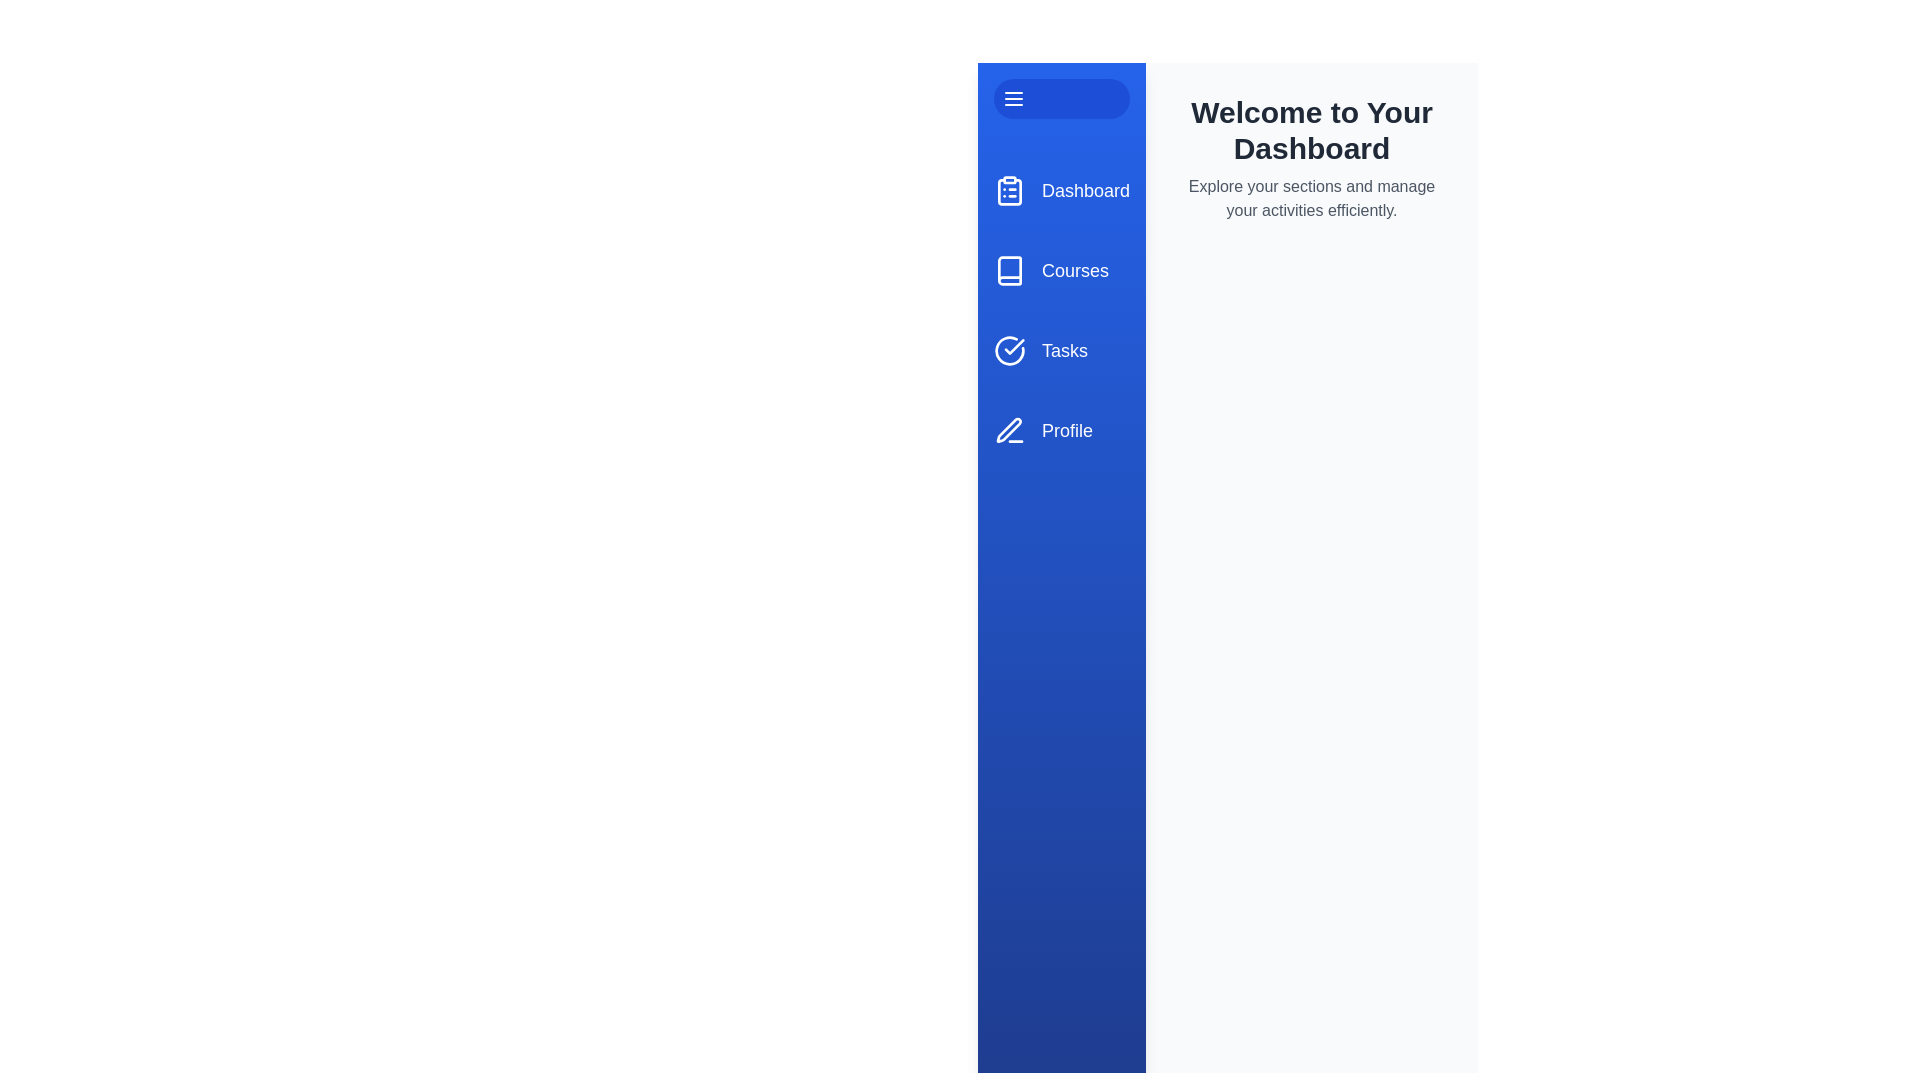  I want to click on the menu item labeled Tasks to navigate, so click(1060, 350).